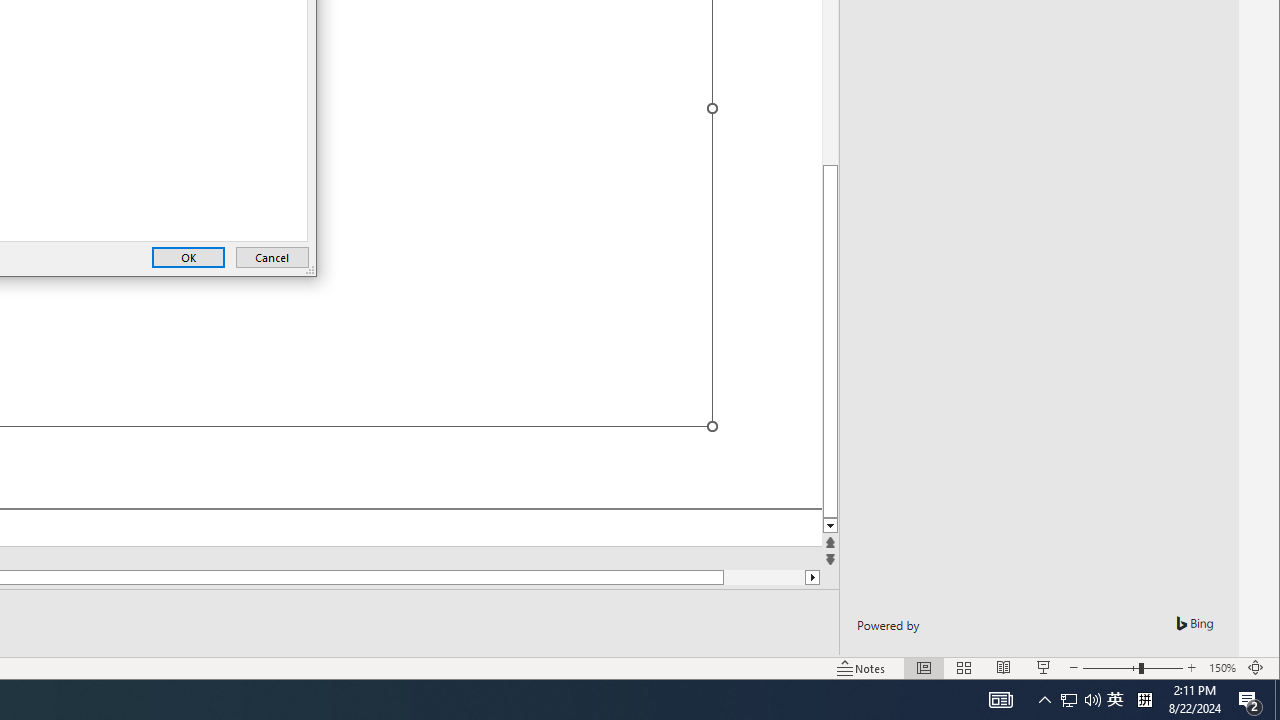 This screenshot has width=1280, height=720. What do you see at coordinates (1092, 698) in the screenshot?
I see `'Q2790: 100%'` at bounding box center [1092, 698].